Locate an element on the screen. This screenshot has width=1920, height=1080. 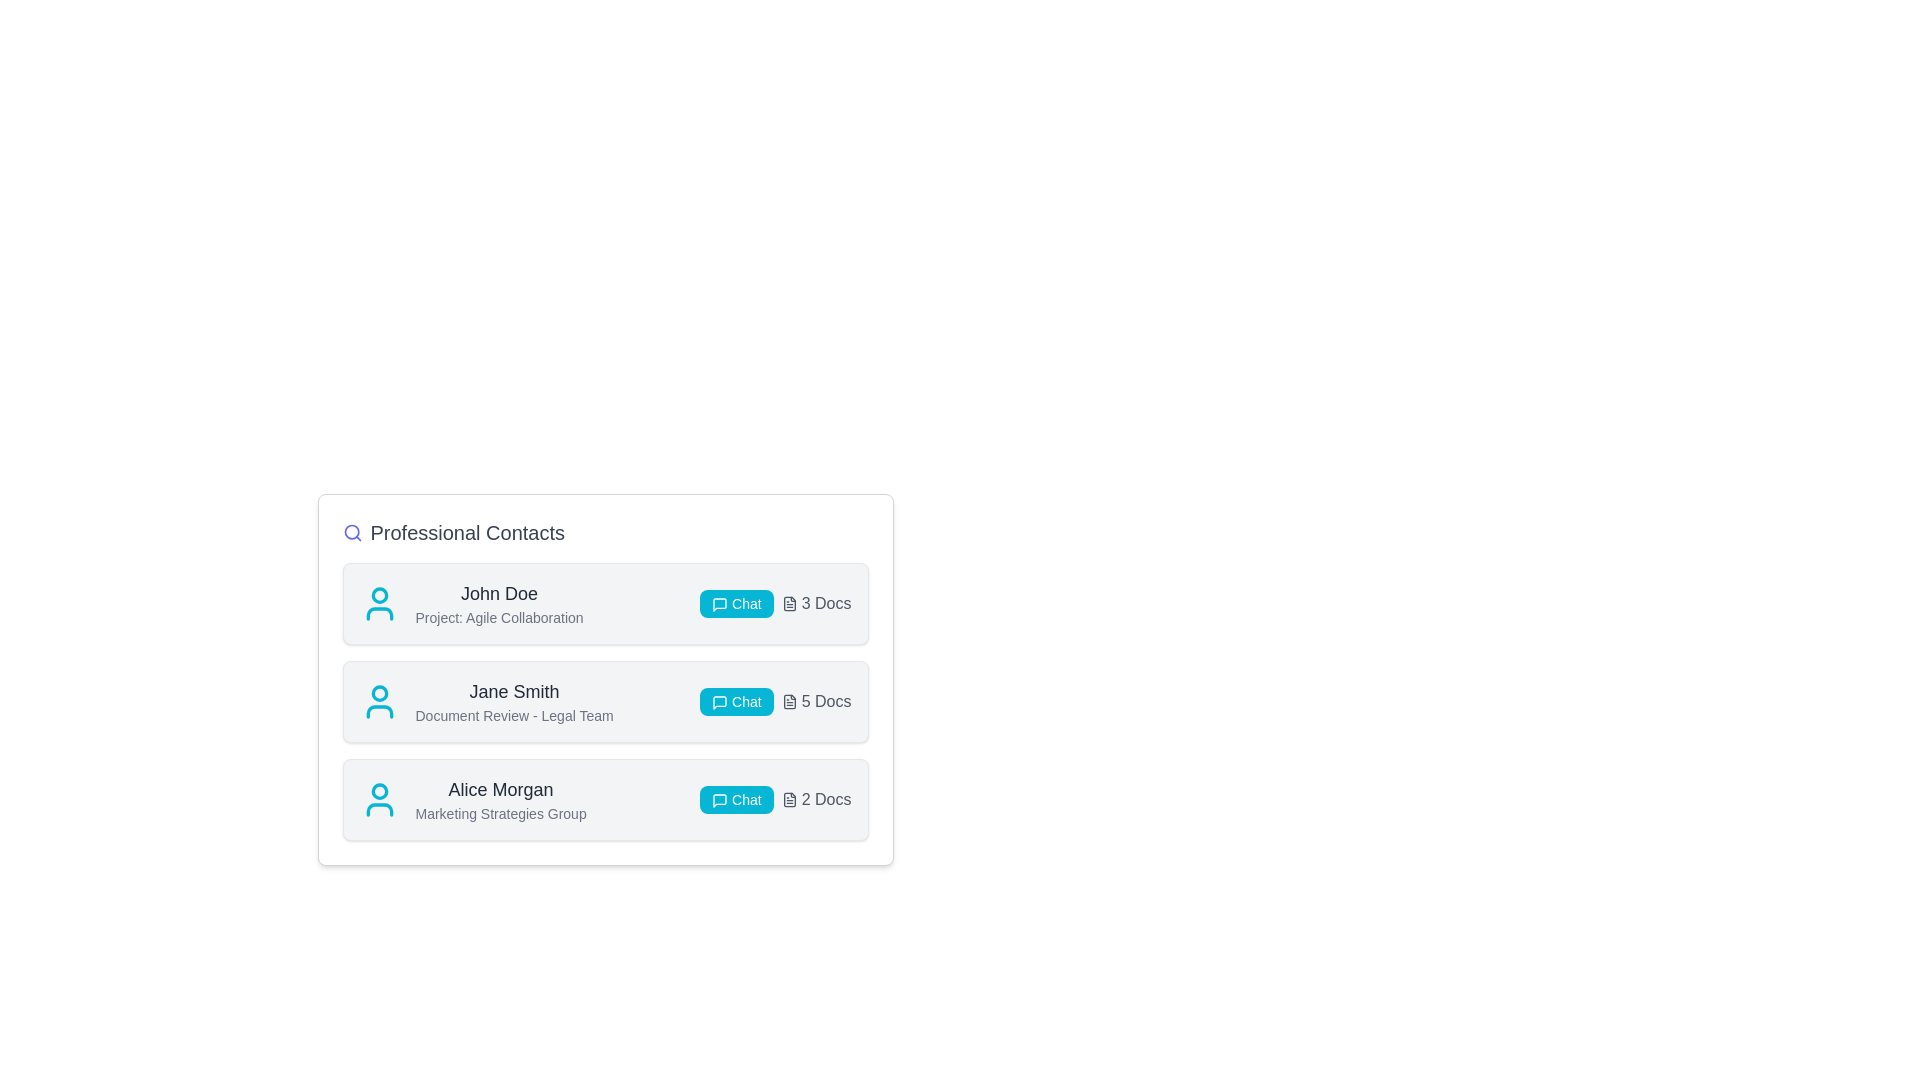
the element John Doe to reveal its tooltip or additional information is located at coordinates (499, 593).